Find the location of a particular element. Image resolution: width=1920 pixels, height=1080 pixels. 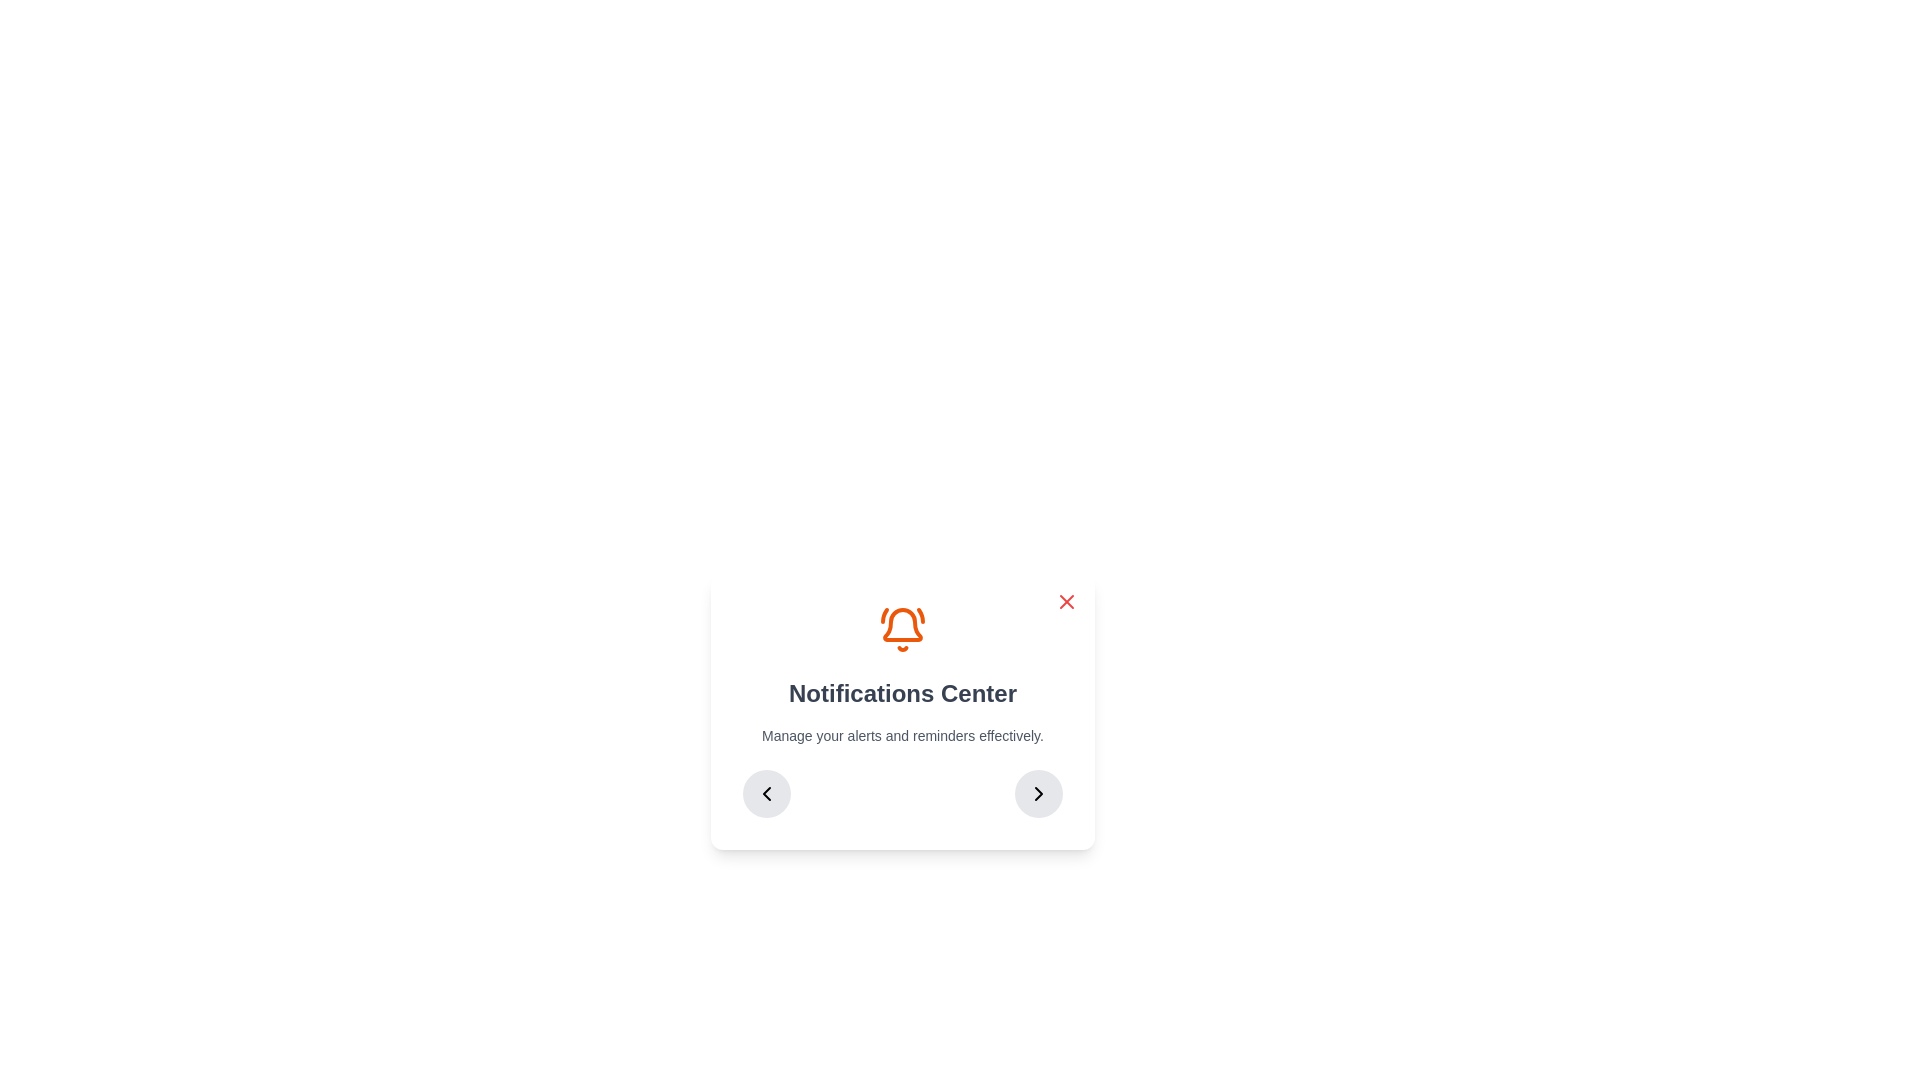

the rightmost stroke of the orange bell icon representing the ringing motion in the Notifications Center dialog box is located at coordinates (920, 615).